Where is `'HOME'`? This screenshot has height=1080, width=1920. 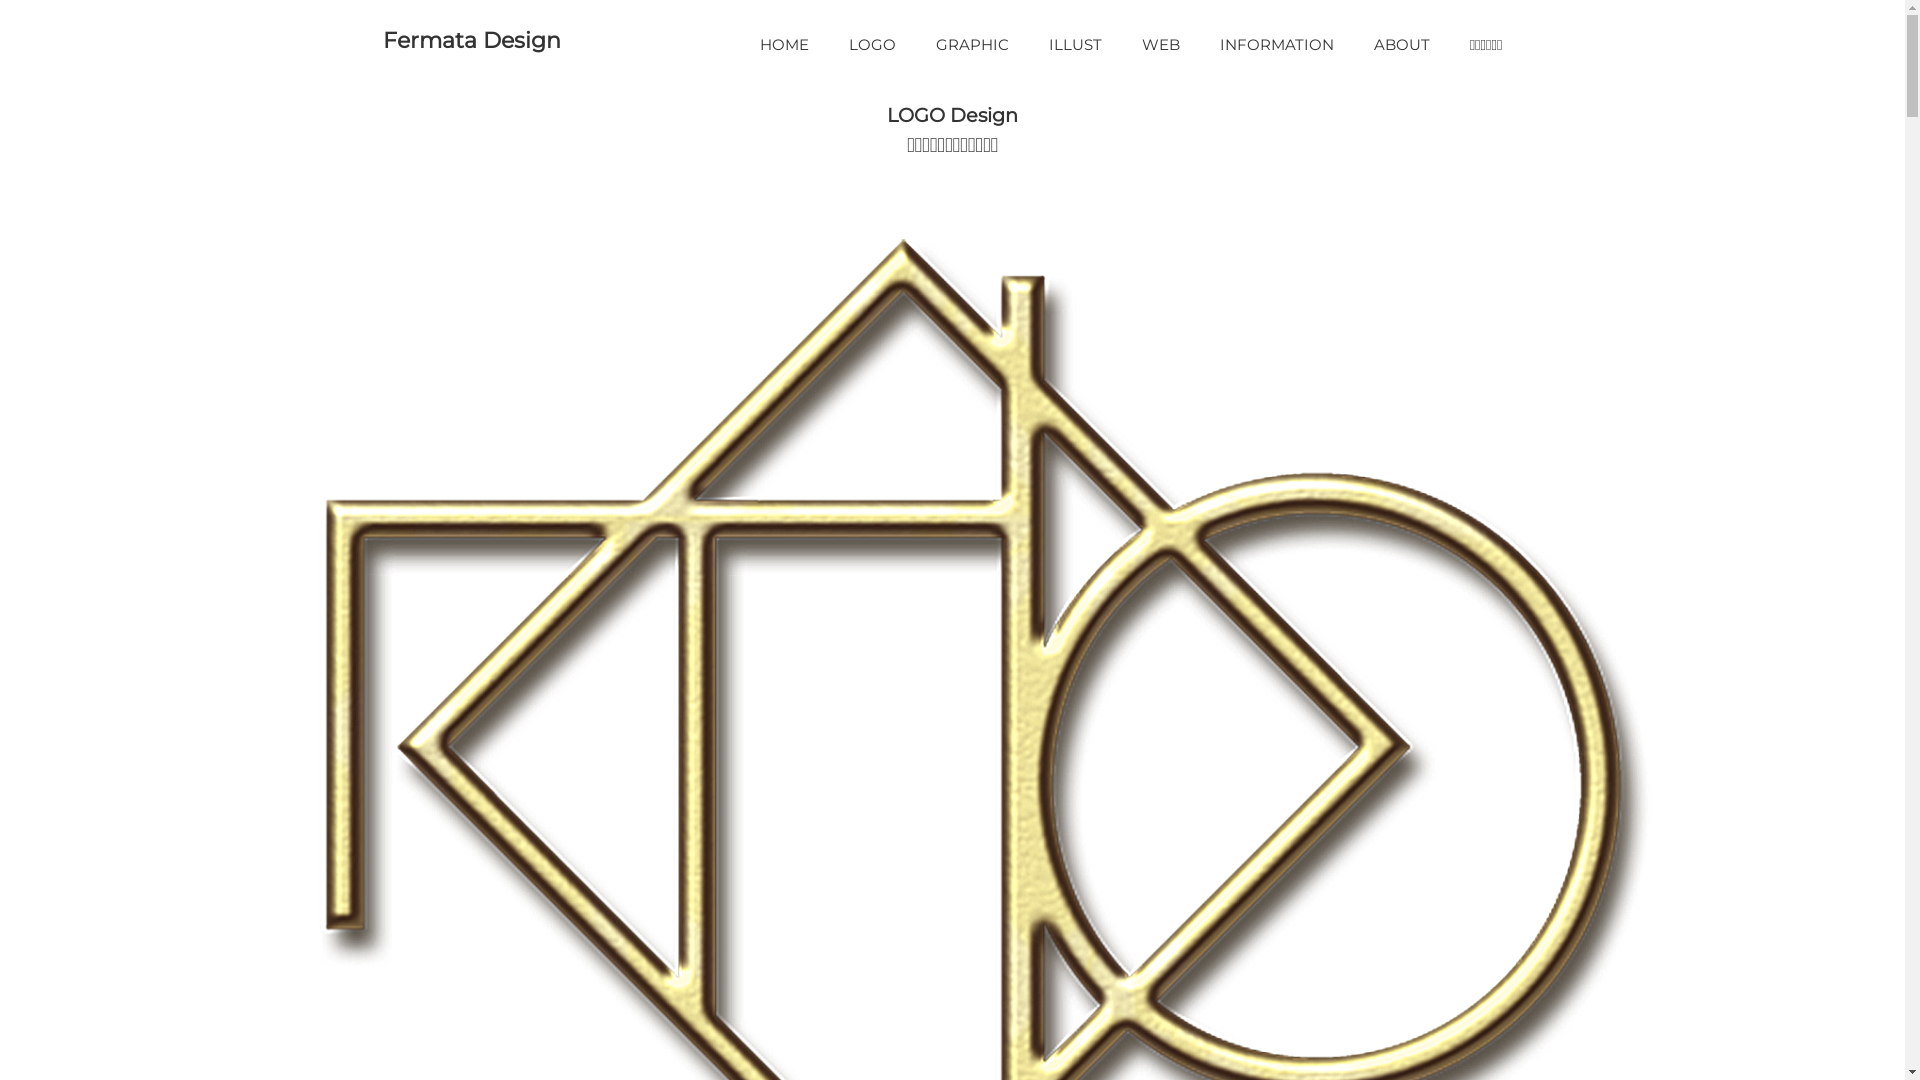
'HOME' is located at coordinates (783, 44).